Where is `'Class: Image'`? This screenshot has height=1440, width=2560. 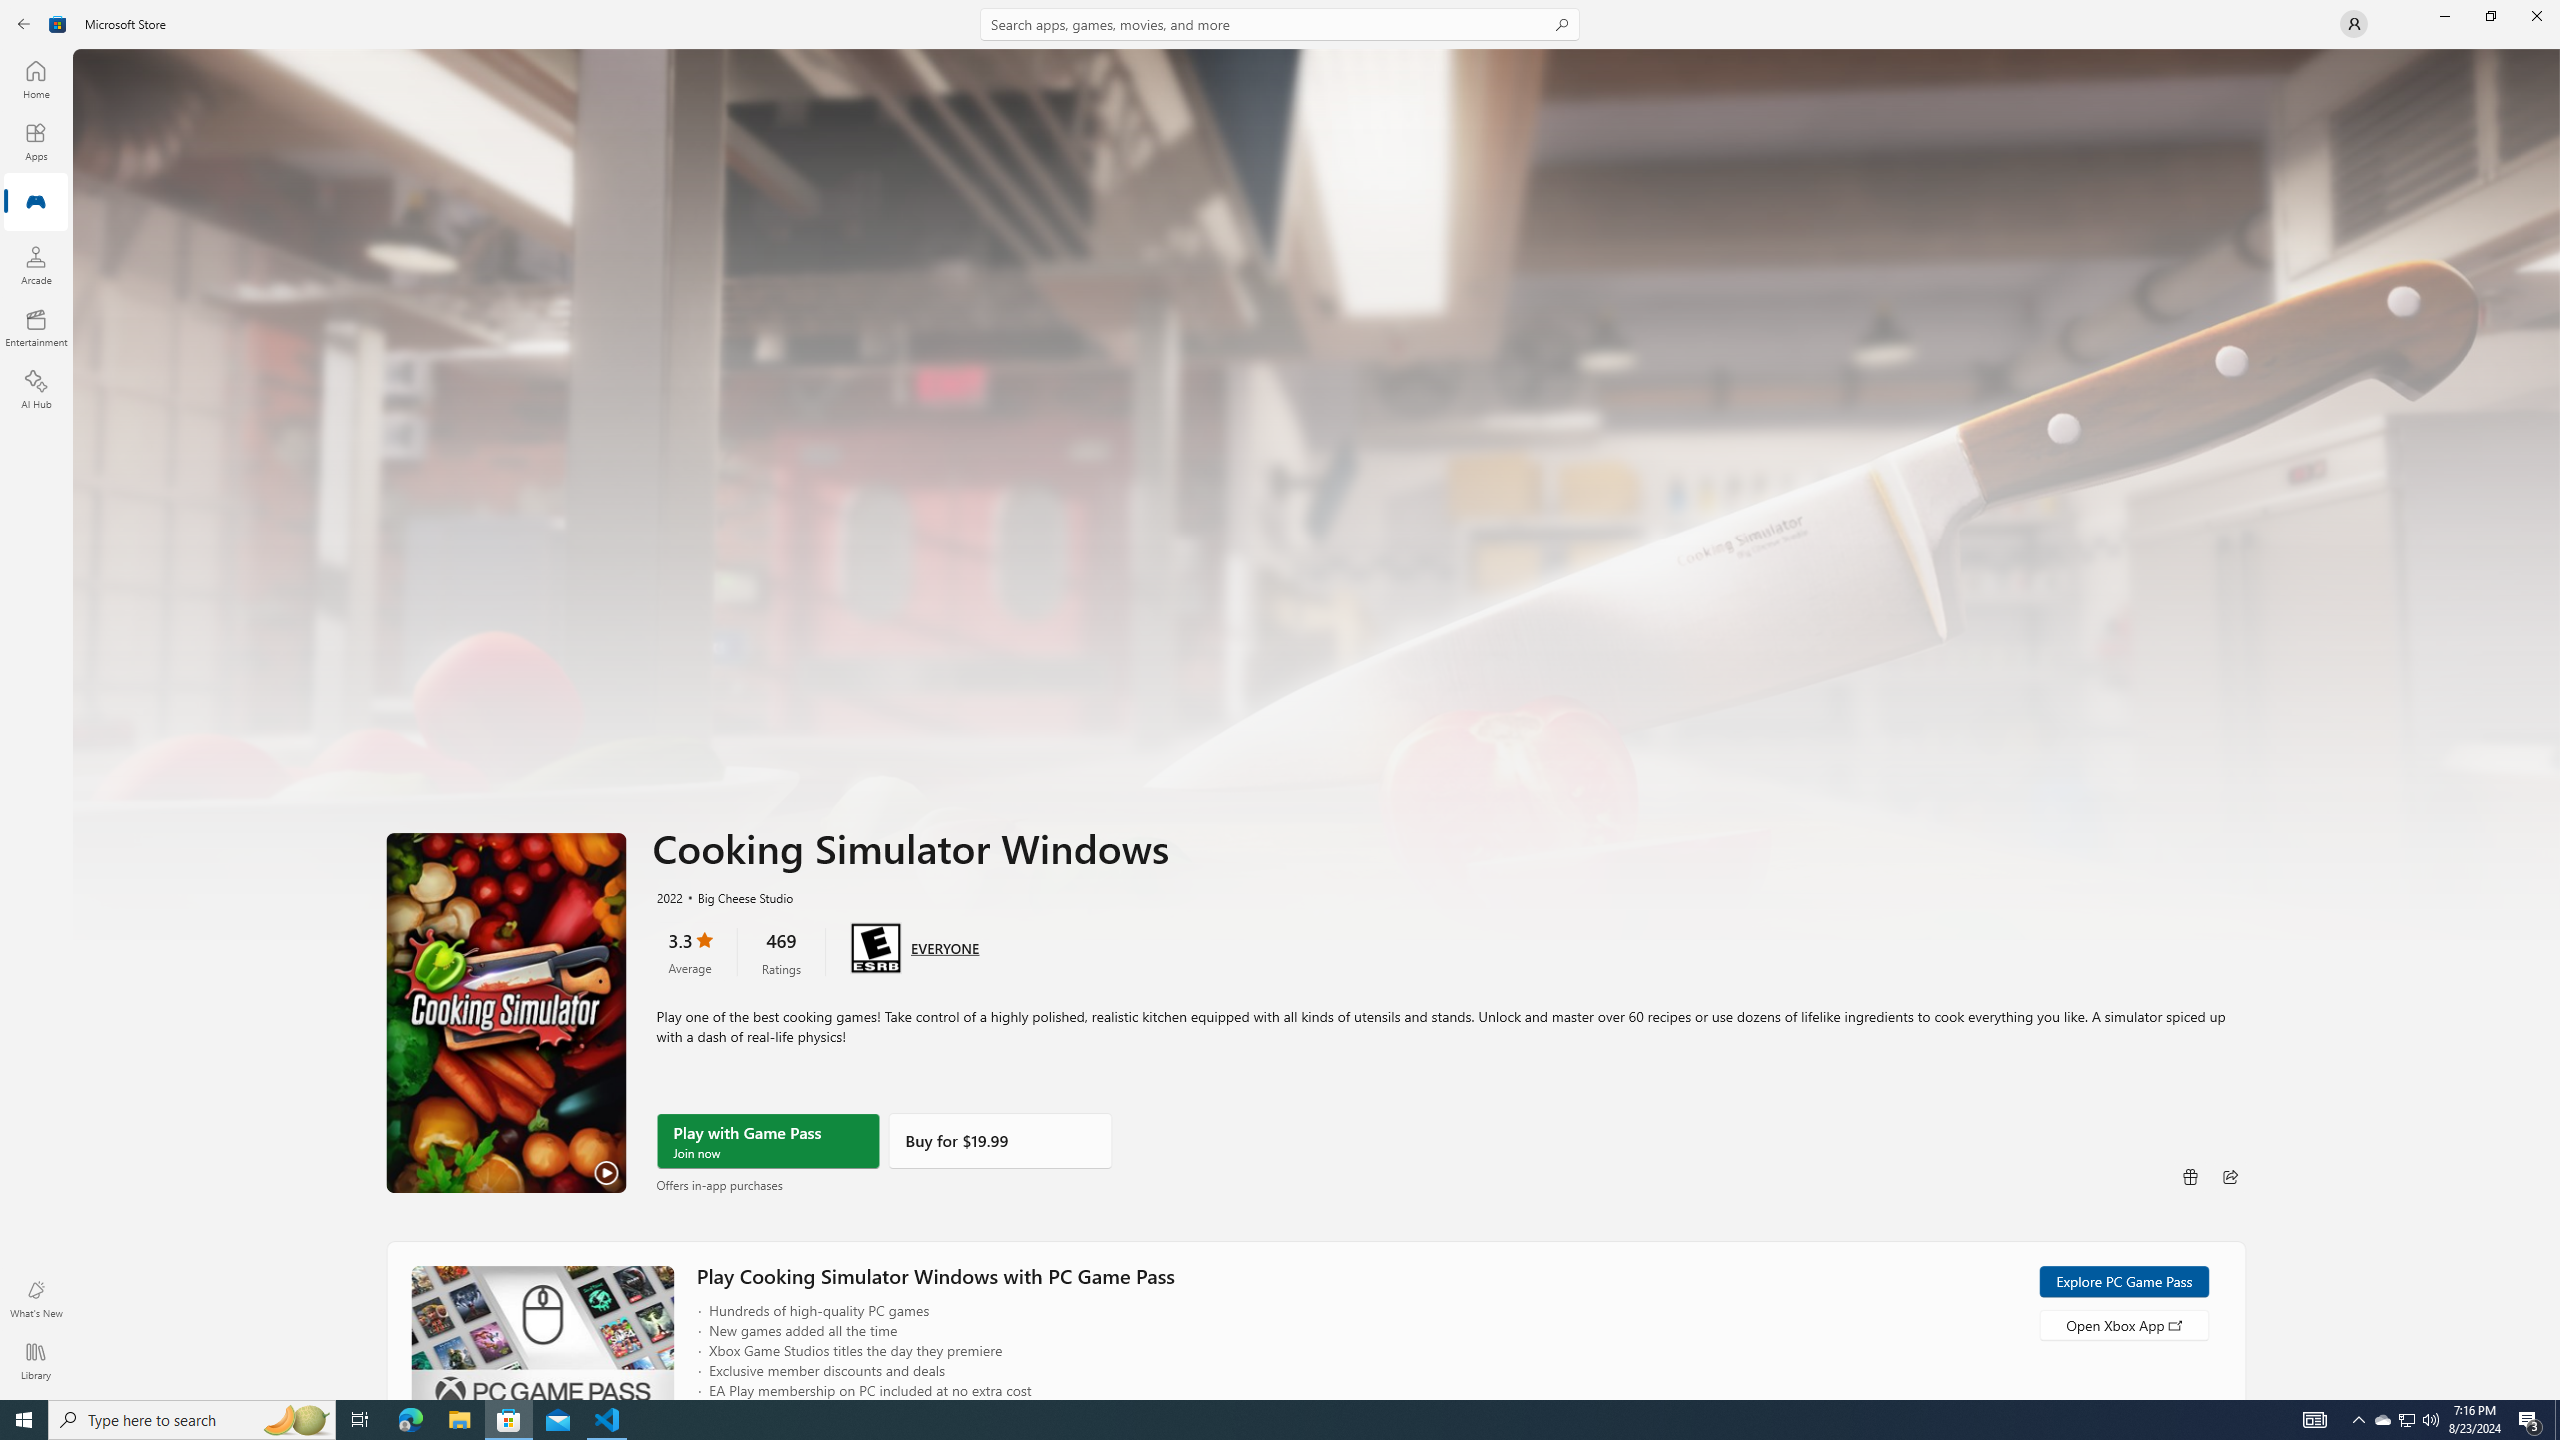 'Class: Image' is located at coordinates (57, 22).